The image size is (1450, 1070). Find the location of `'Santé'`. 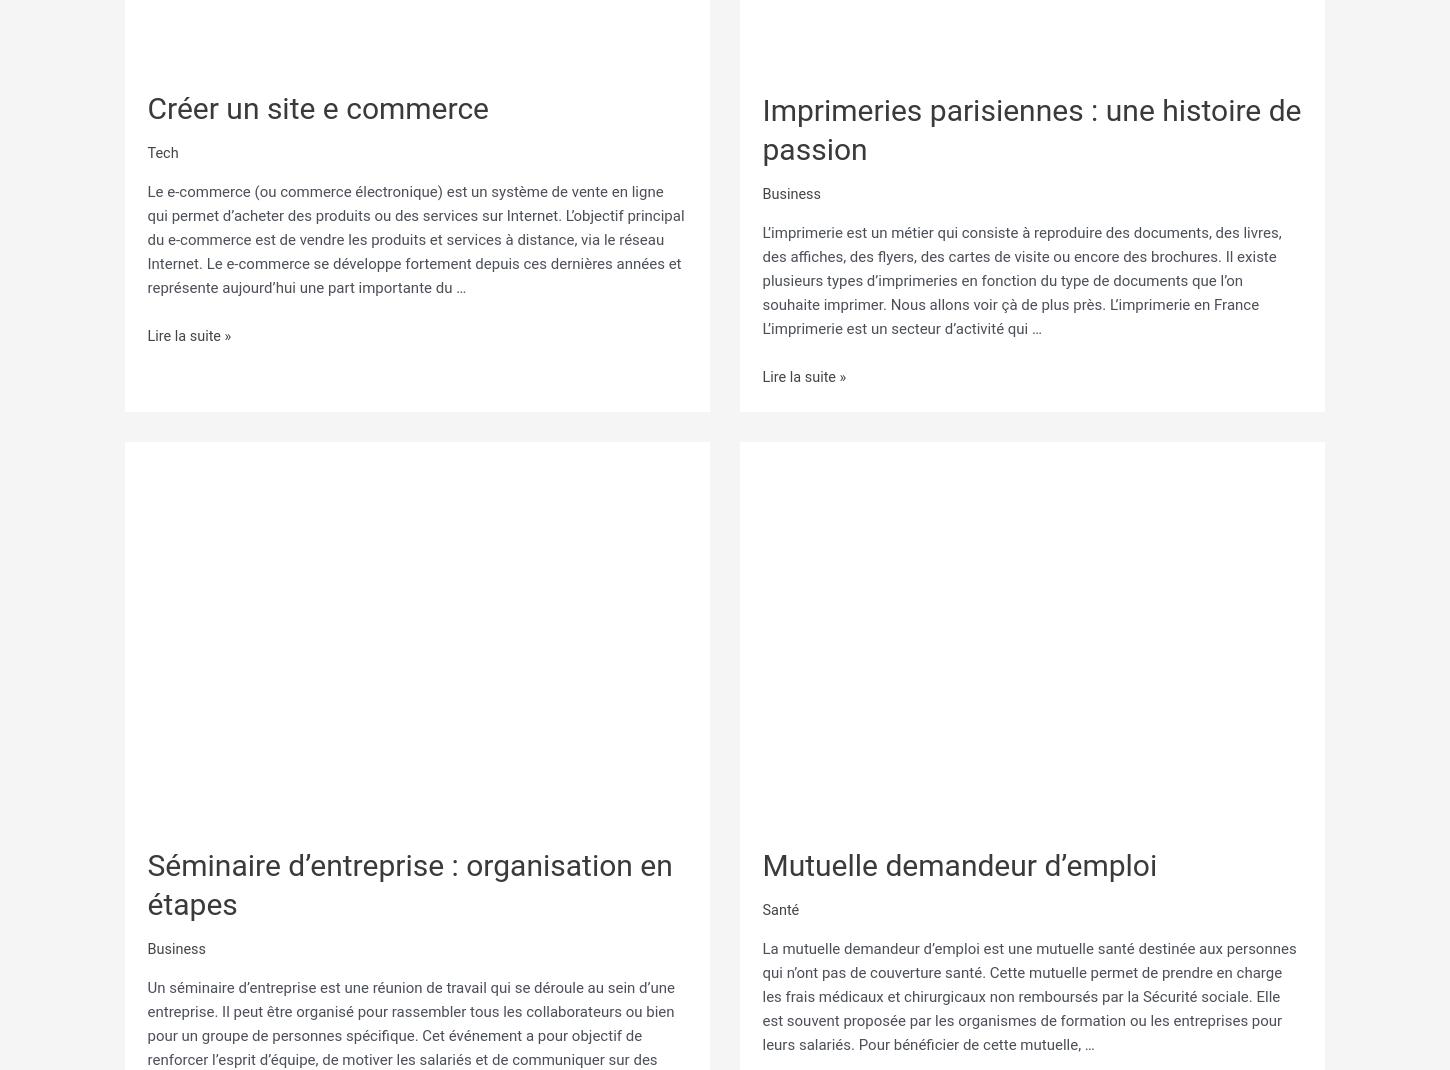

'Santé' is located at coordinates (780, 901).